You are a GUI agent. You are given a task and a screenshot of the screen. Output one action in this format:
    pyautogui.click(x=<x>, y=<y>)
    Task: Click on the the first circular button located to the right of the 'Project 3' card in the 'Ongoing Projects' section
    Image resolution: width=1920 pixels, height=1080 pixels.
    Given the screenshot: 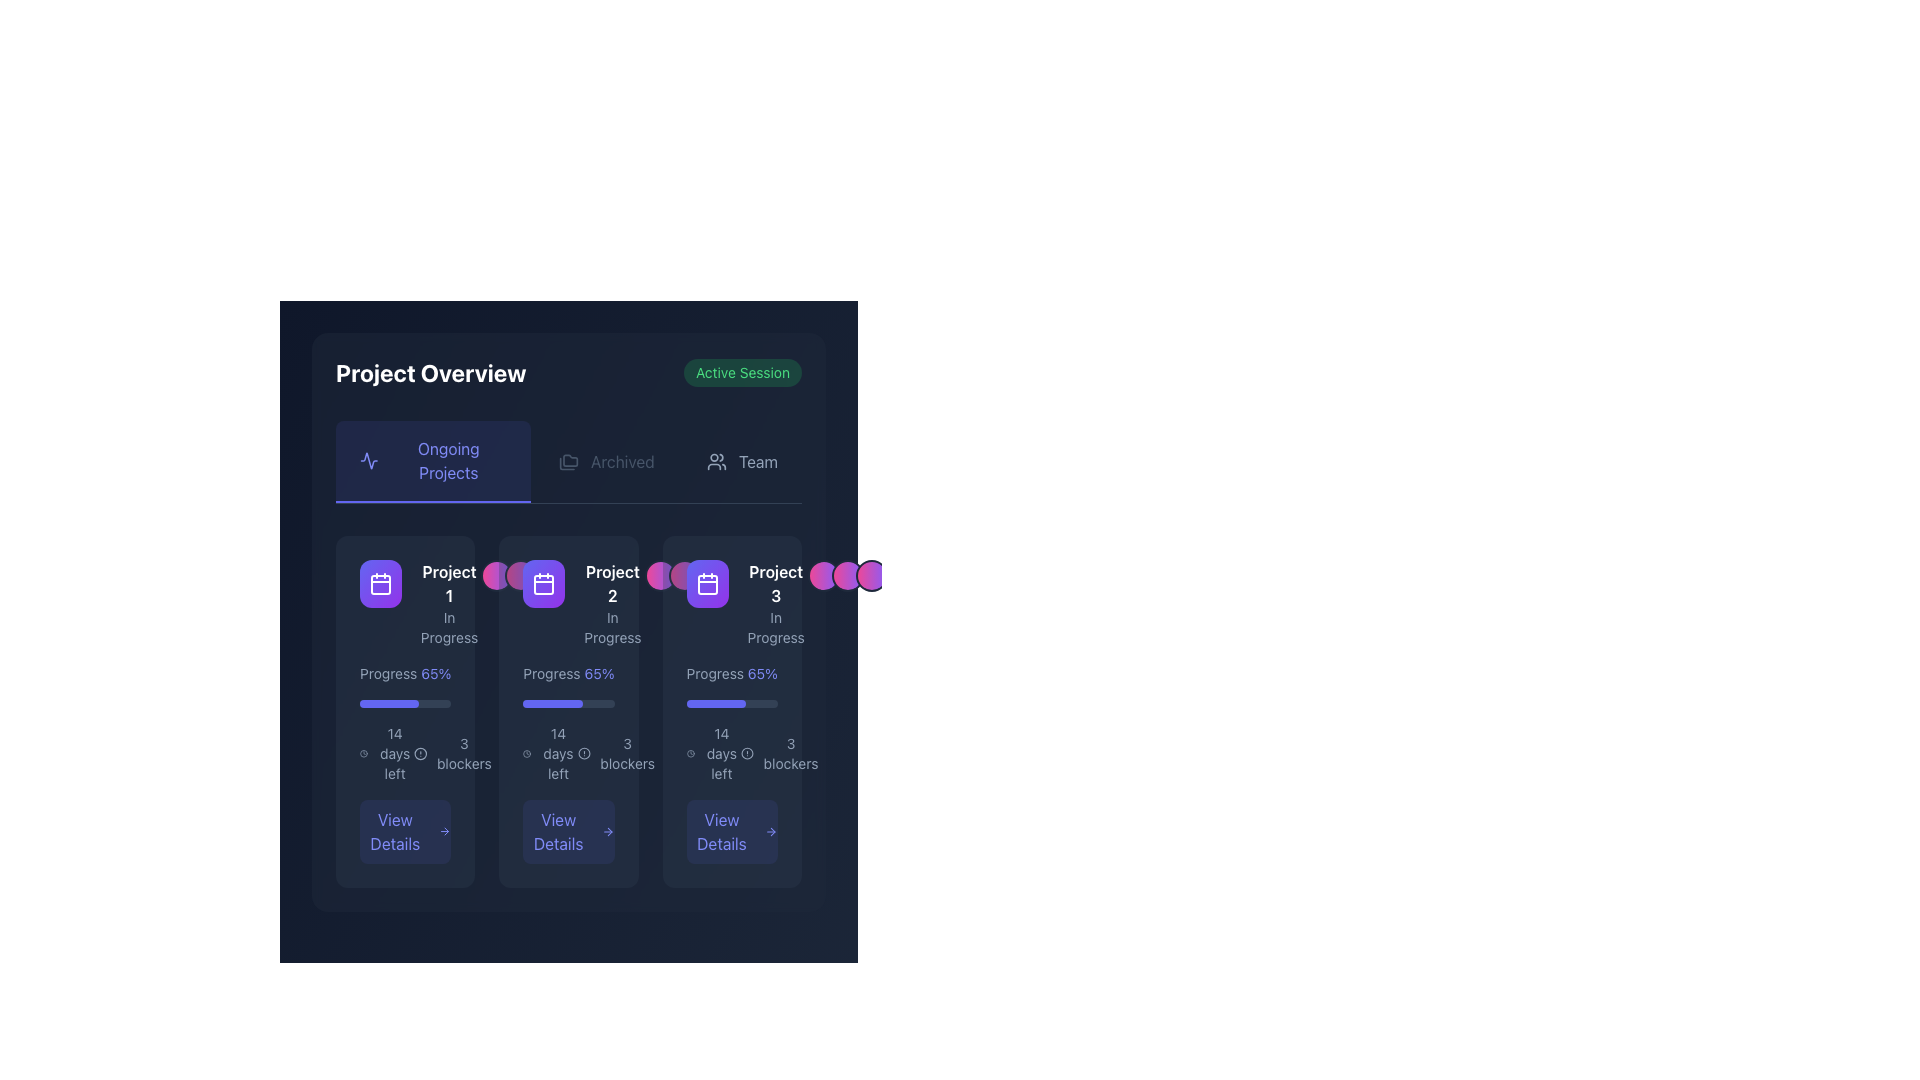 What is the action you would take?
    pyautogui.click(x=823, y=575)
    